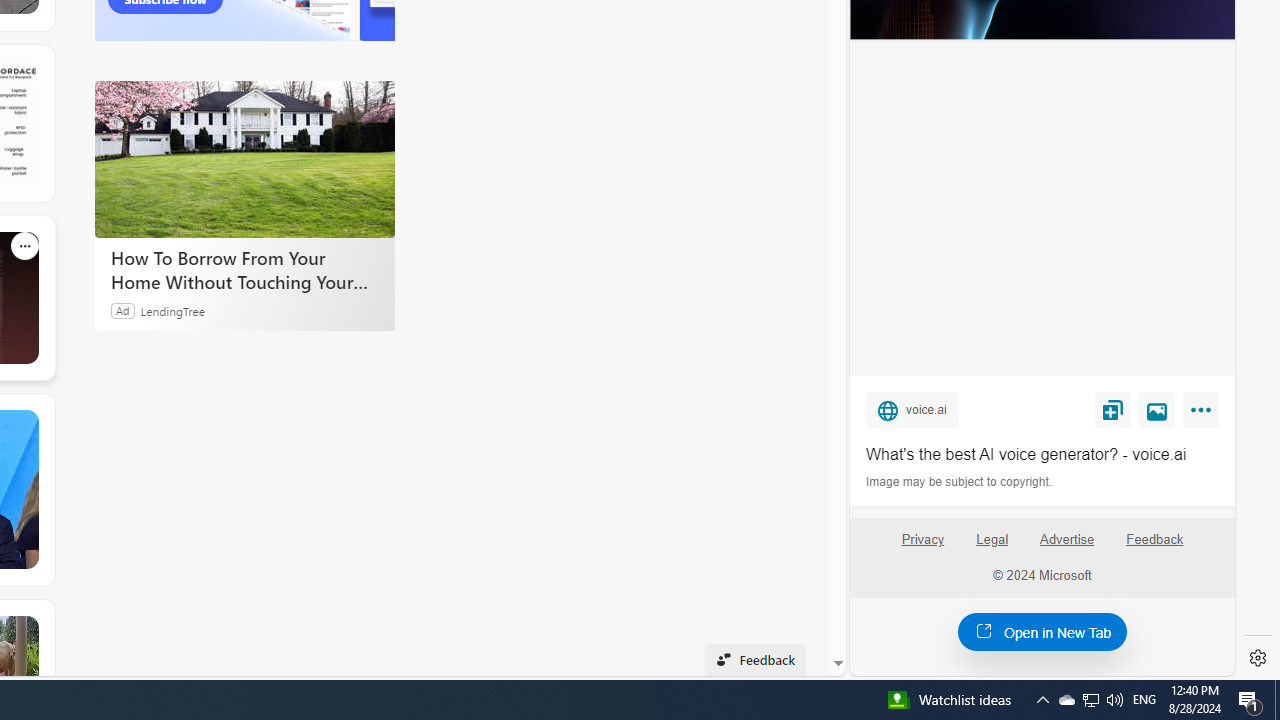 The height and width of the screenshot is (720, 1280). Describe the element at coordinates (172, 310) in the screenshot. I see `'LendingTree'` at that location.